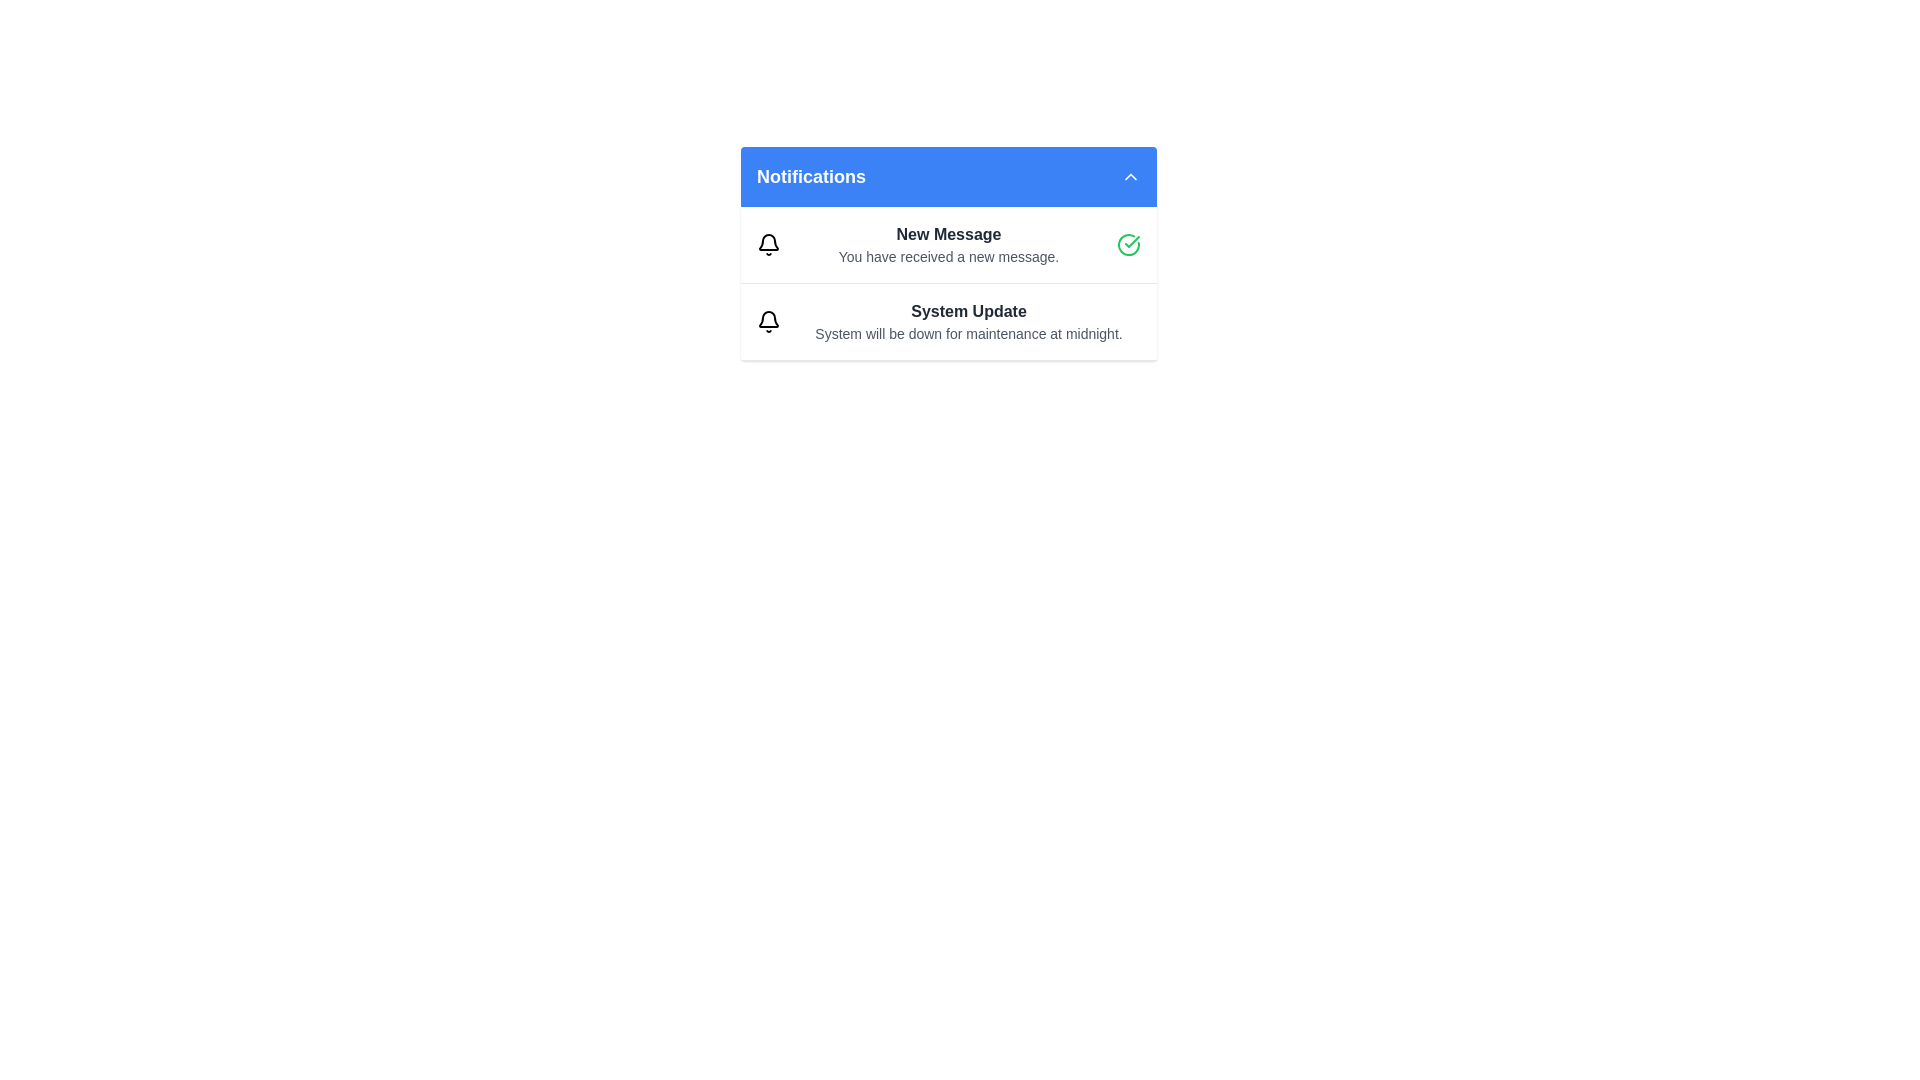 The width and height of the screenshot is (1920, 1080). Describe the element at coordinates (767, 244) in the screenshot. I see `the bell icon representing new message notifications, located at the top-left corner of the notification card, aligned to the left of the text 'New Message.'` at that location.